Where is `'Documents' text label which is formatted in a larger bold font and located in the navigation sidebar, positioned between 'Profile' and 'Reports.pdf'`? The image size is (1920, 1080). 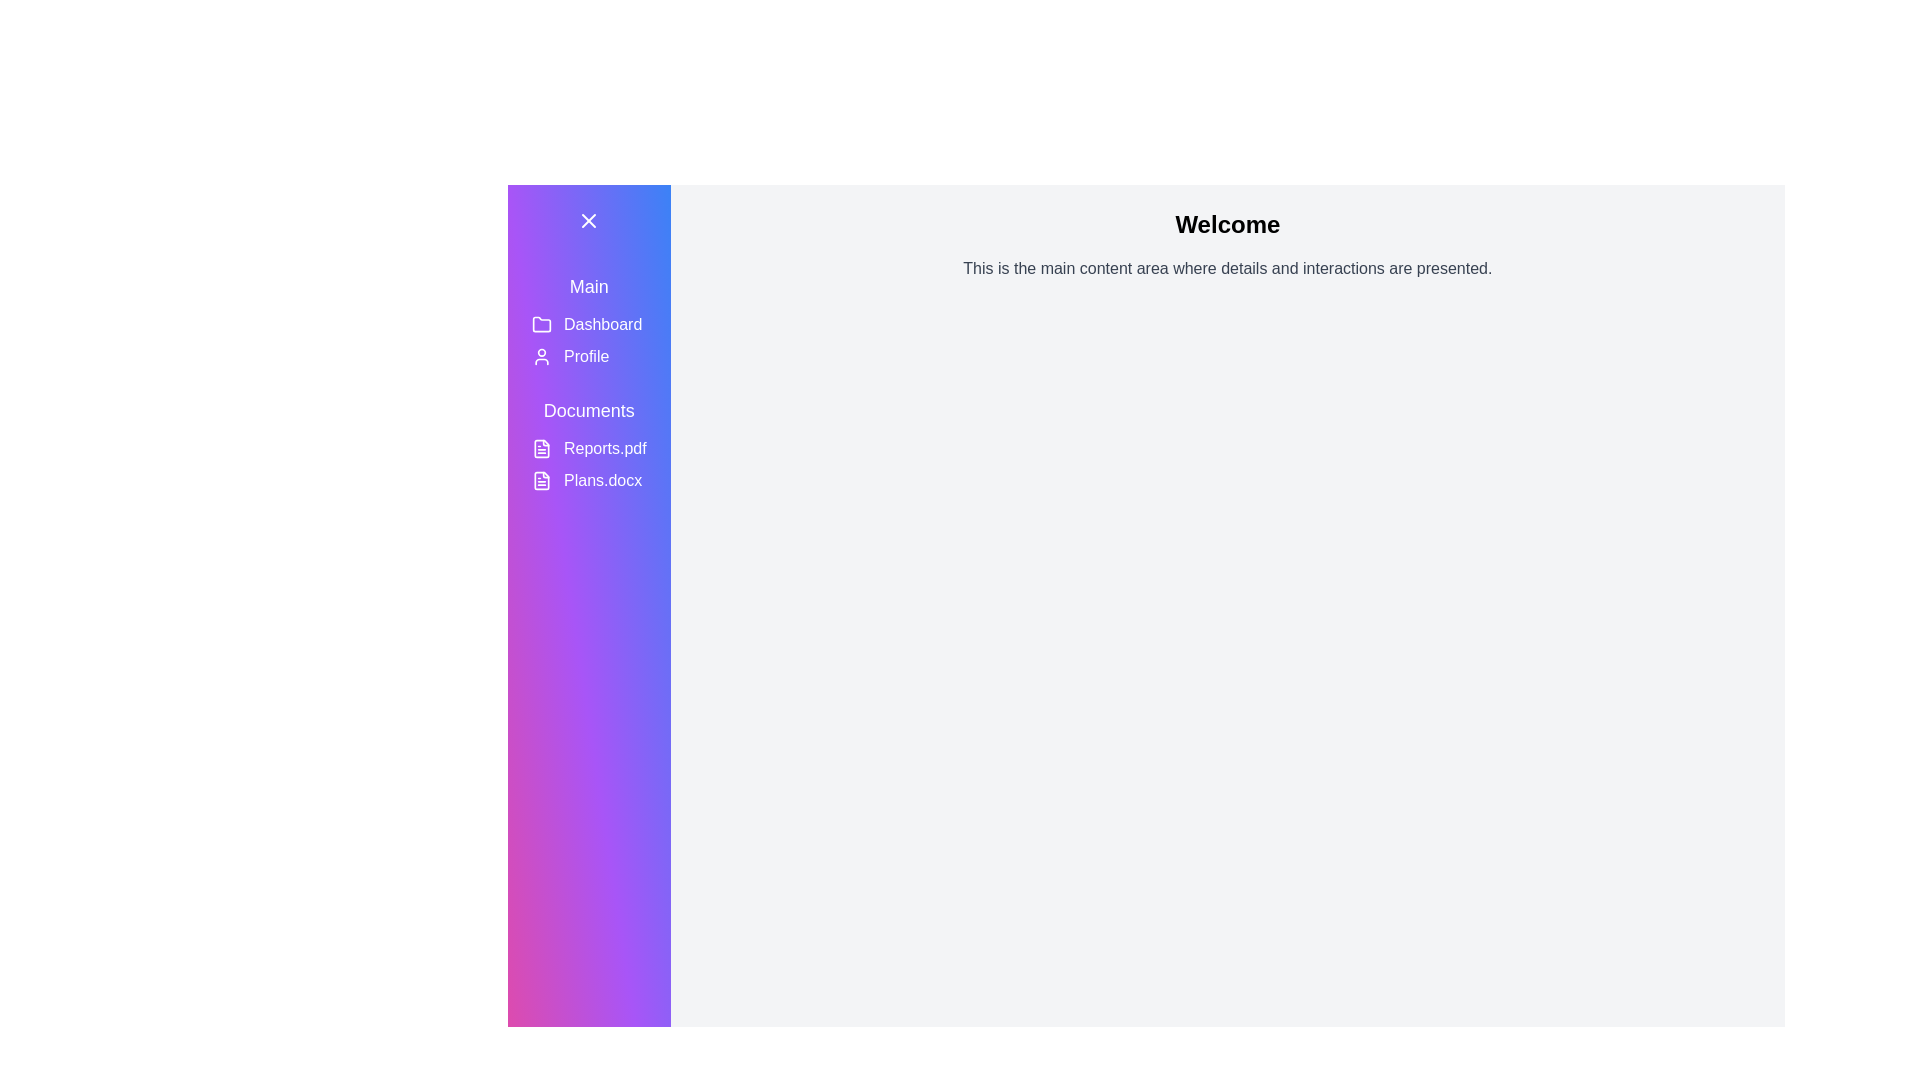 'Documents' text label which is formatted in a larger bold font and located in the navigation sidebar, positioned between 'Profile' and 'Reports.pdf' is located at coordinates (588, 397).